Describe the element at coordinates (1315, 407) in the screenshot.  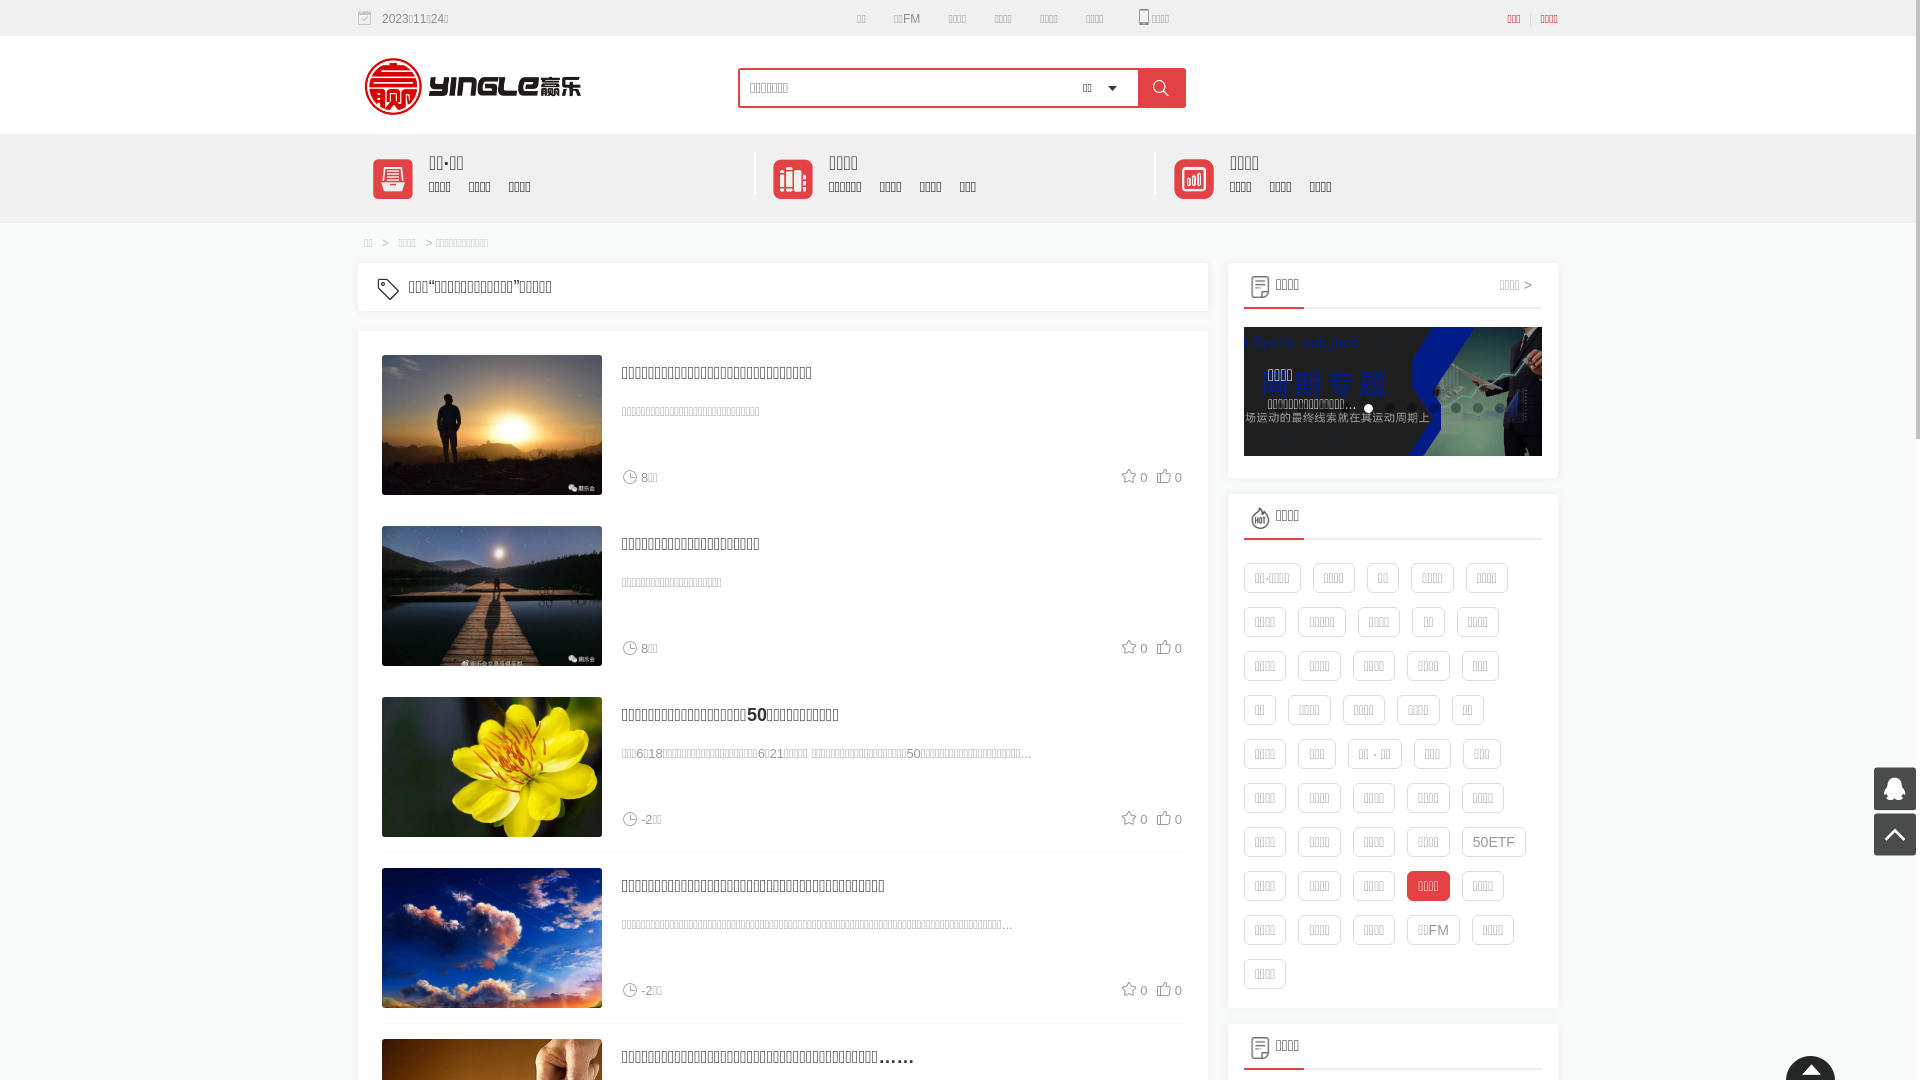
I see `'3'` at that location.